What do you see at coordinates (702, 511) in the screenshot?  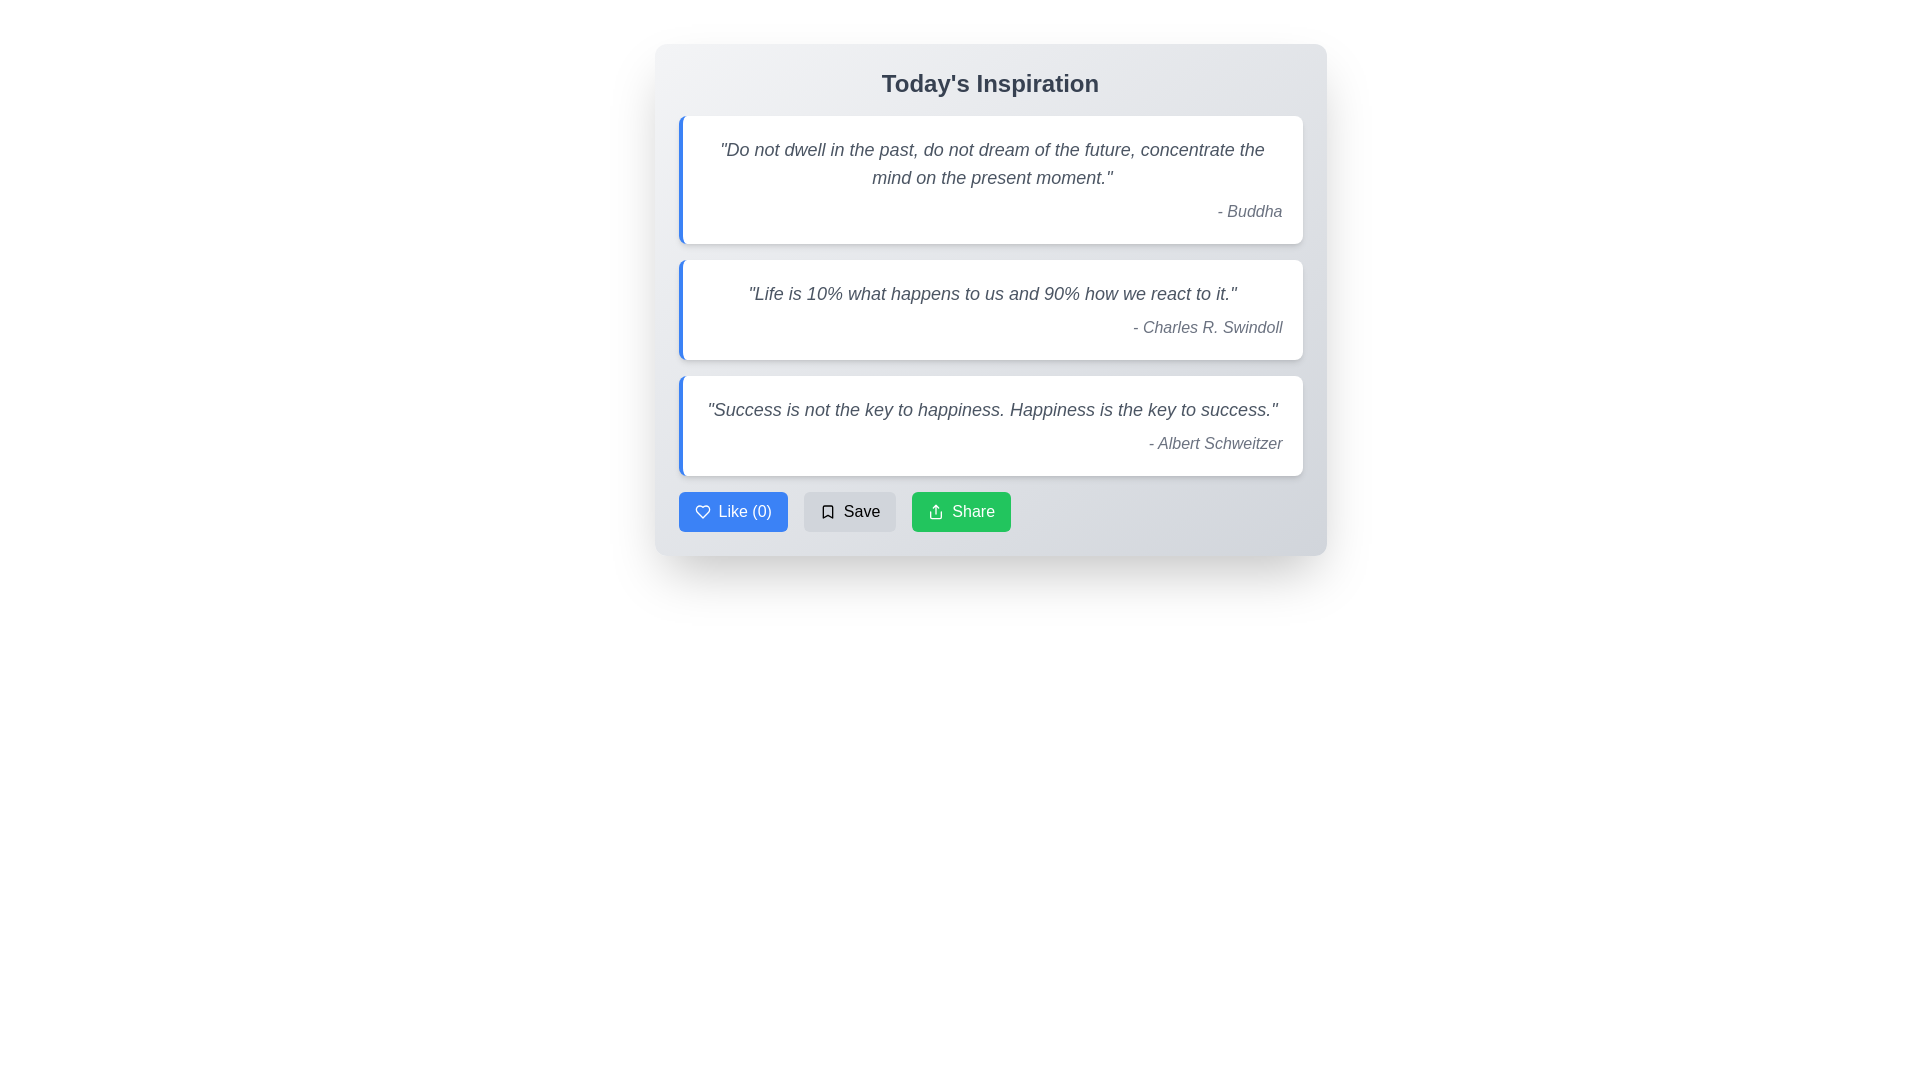 I see `the heart-shaped SVG icon located at the bottom-left corner of the interface, which is part of an interactive button cluster including 'Like', 'Save', and 'Share'` at bounding box center [702, 511].